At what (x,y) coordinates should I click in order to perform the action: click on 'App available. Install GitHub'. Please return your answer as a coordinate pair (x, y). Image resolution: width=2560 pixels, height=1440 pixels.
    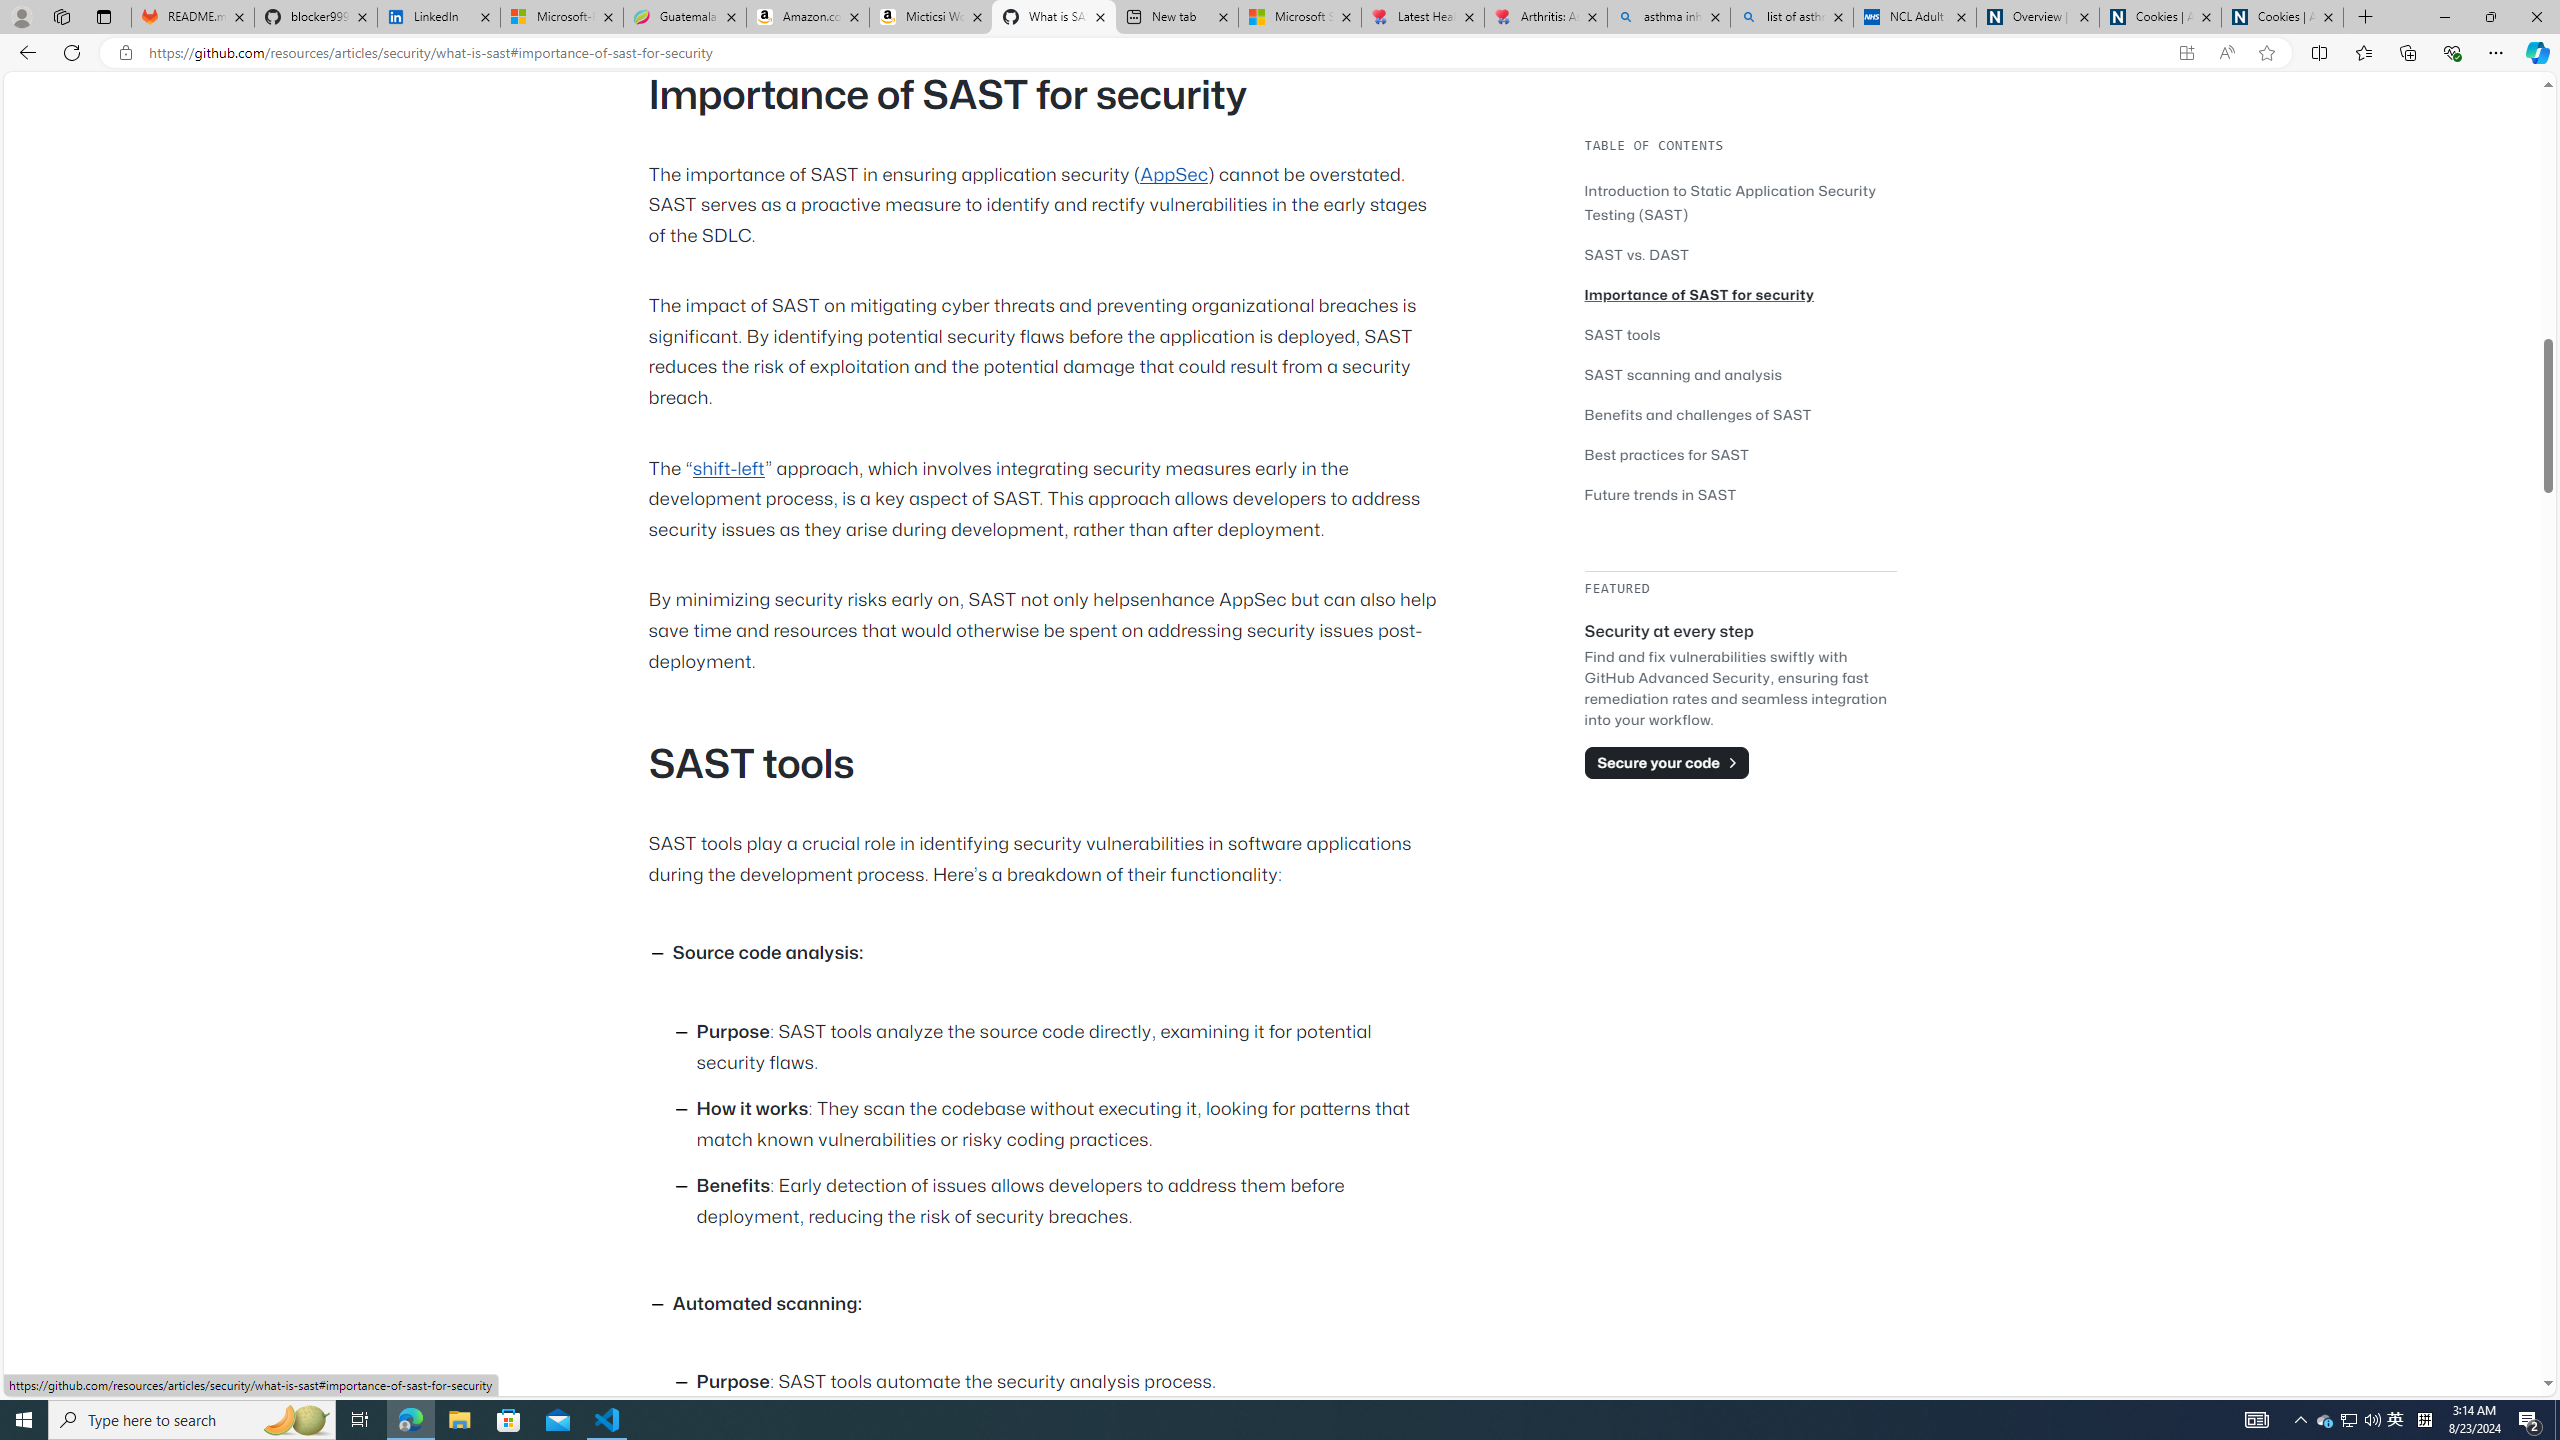
    Looking at the image, I should click on (2185, 53).